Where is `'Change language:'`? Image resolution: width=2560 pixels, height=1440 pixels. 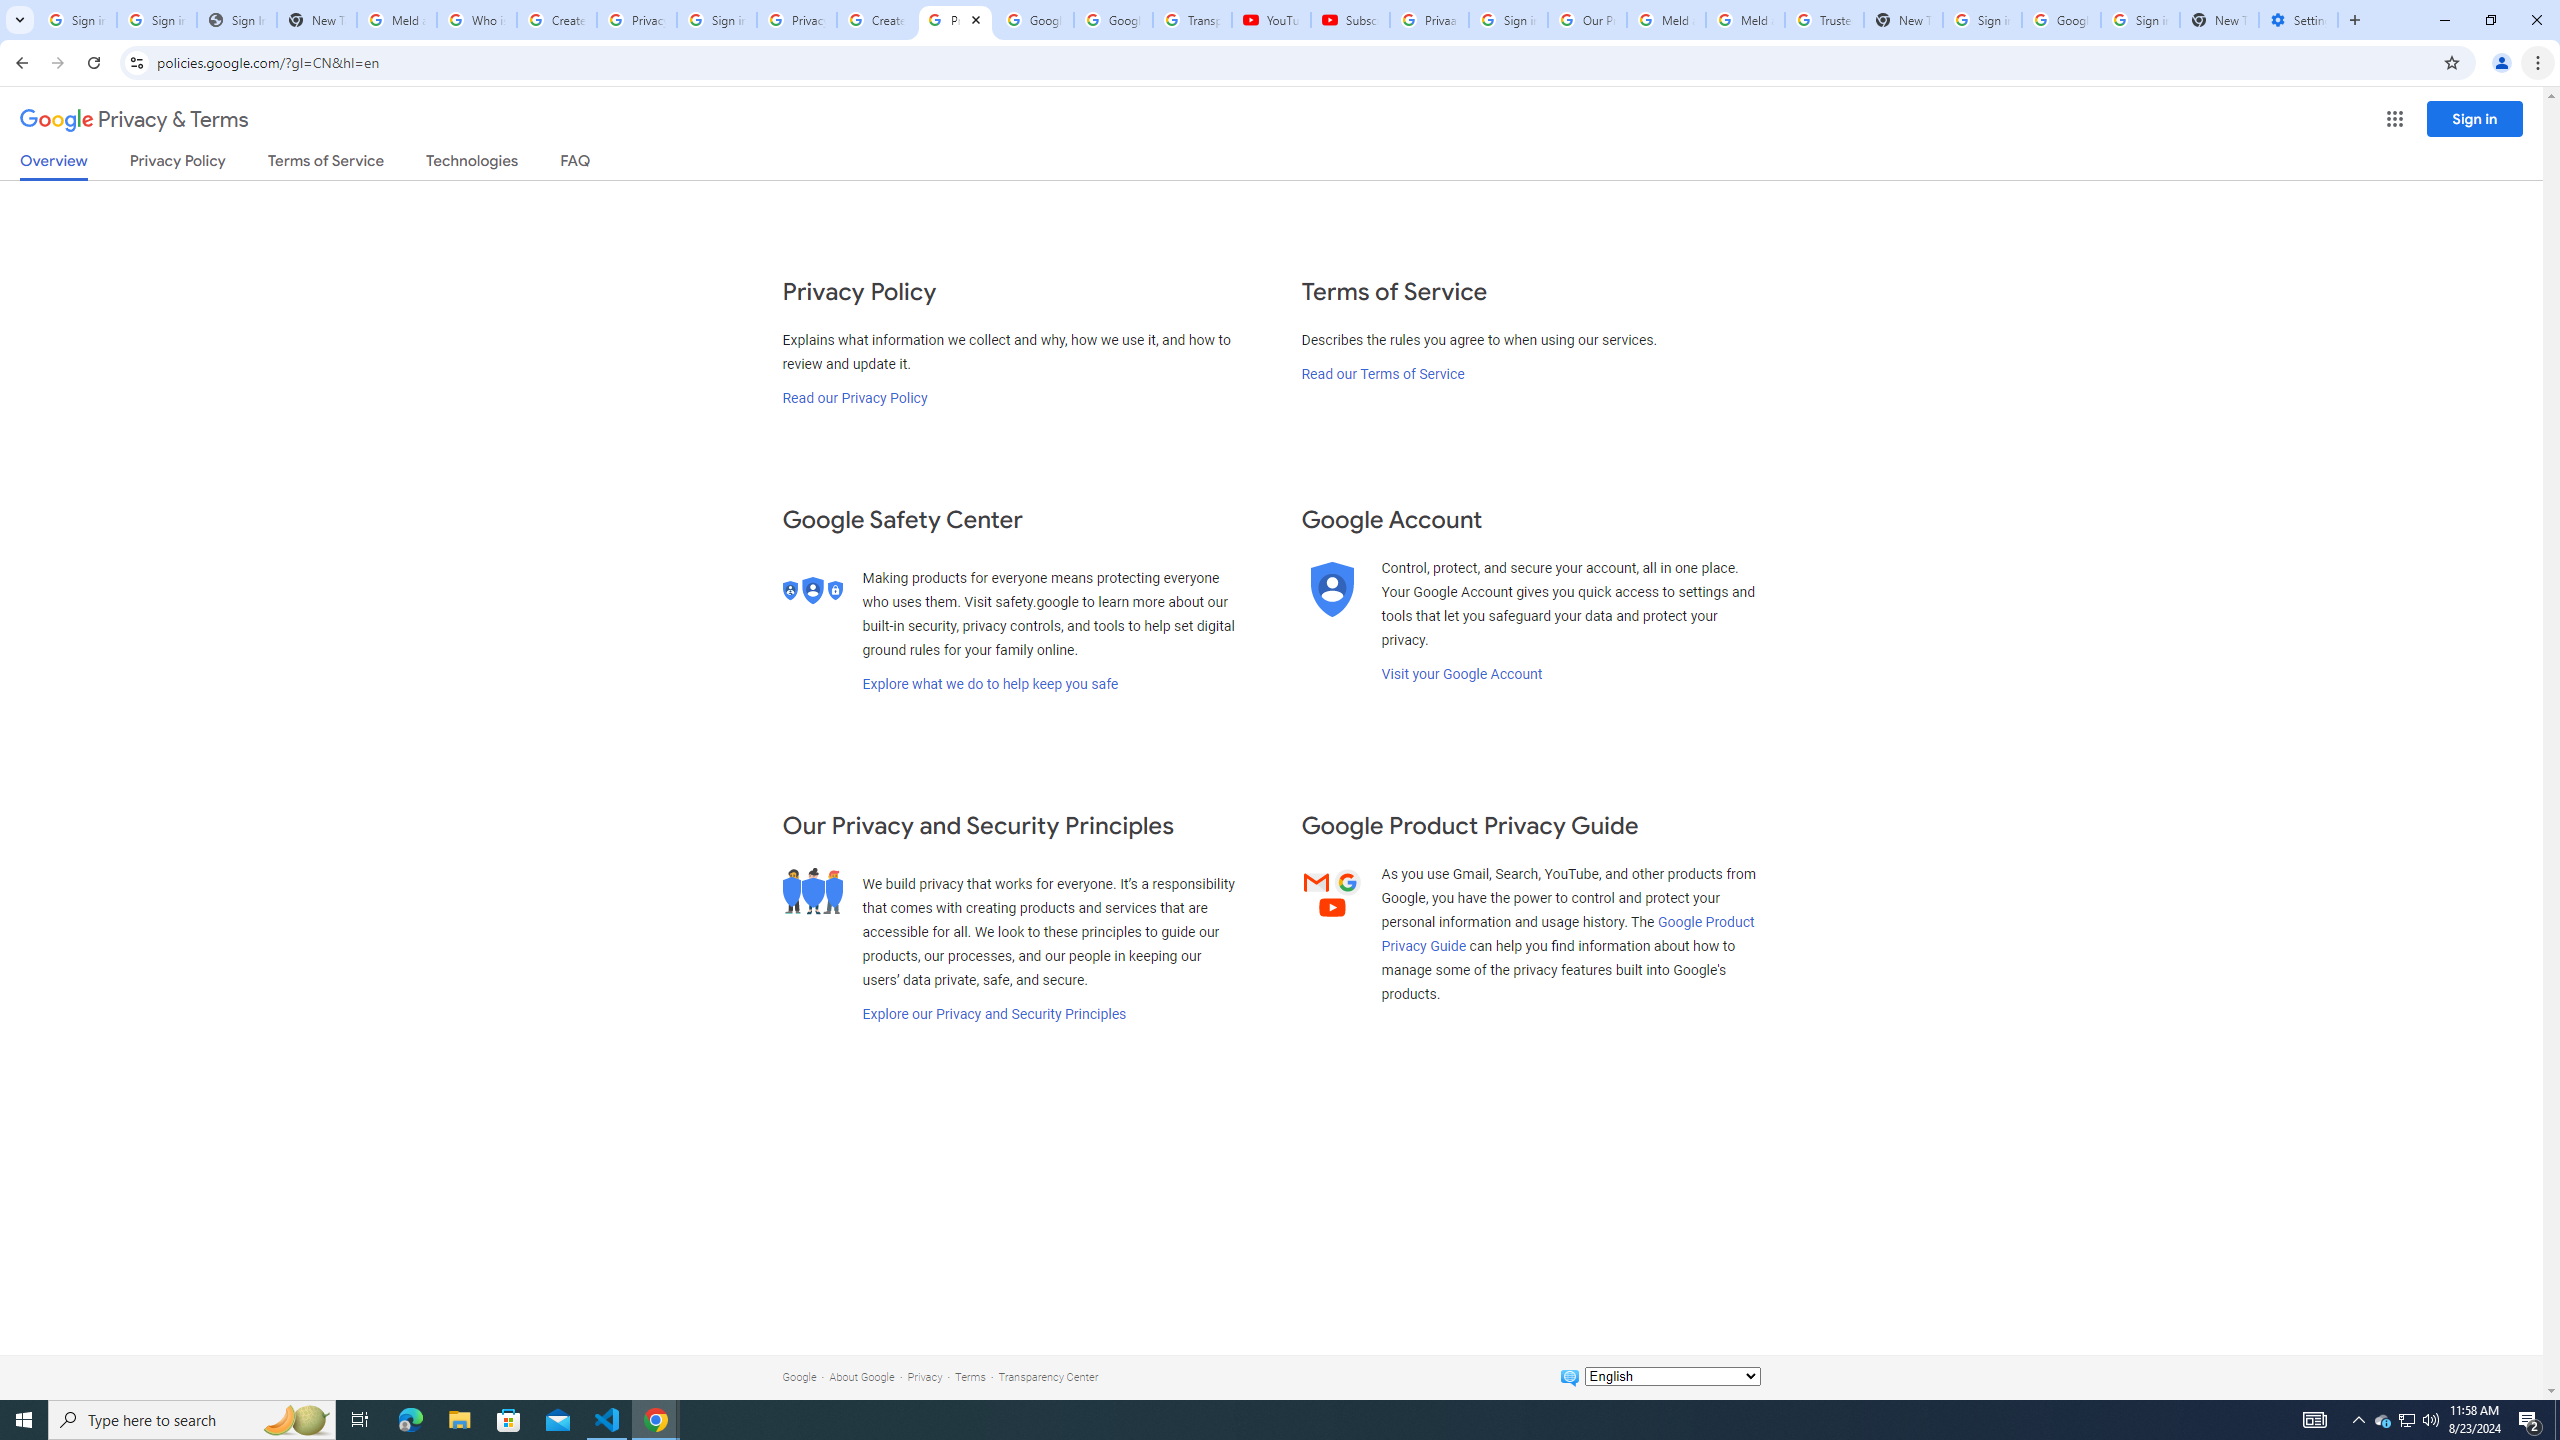
'Change language:' is located at coordinates (1671, 1374).